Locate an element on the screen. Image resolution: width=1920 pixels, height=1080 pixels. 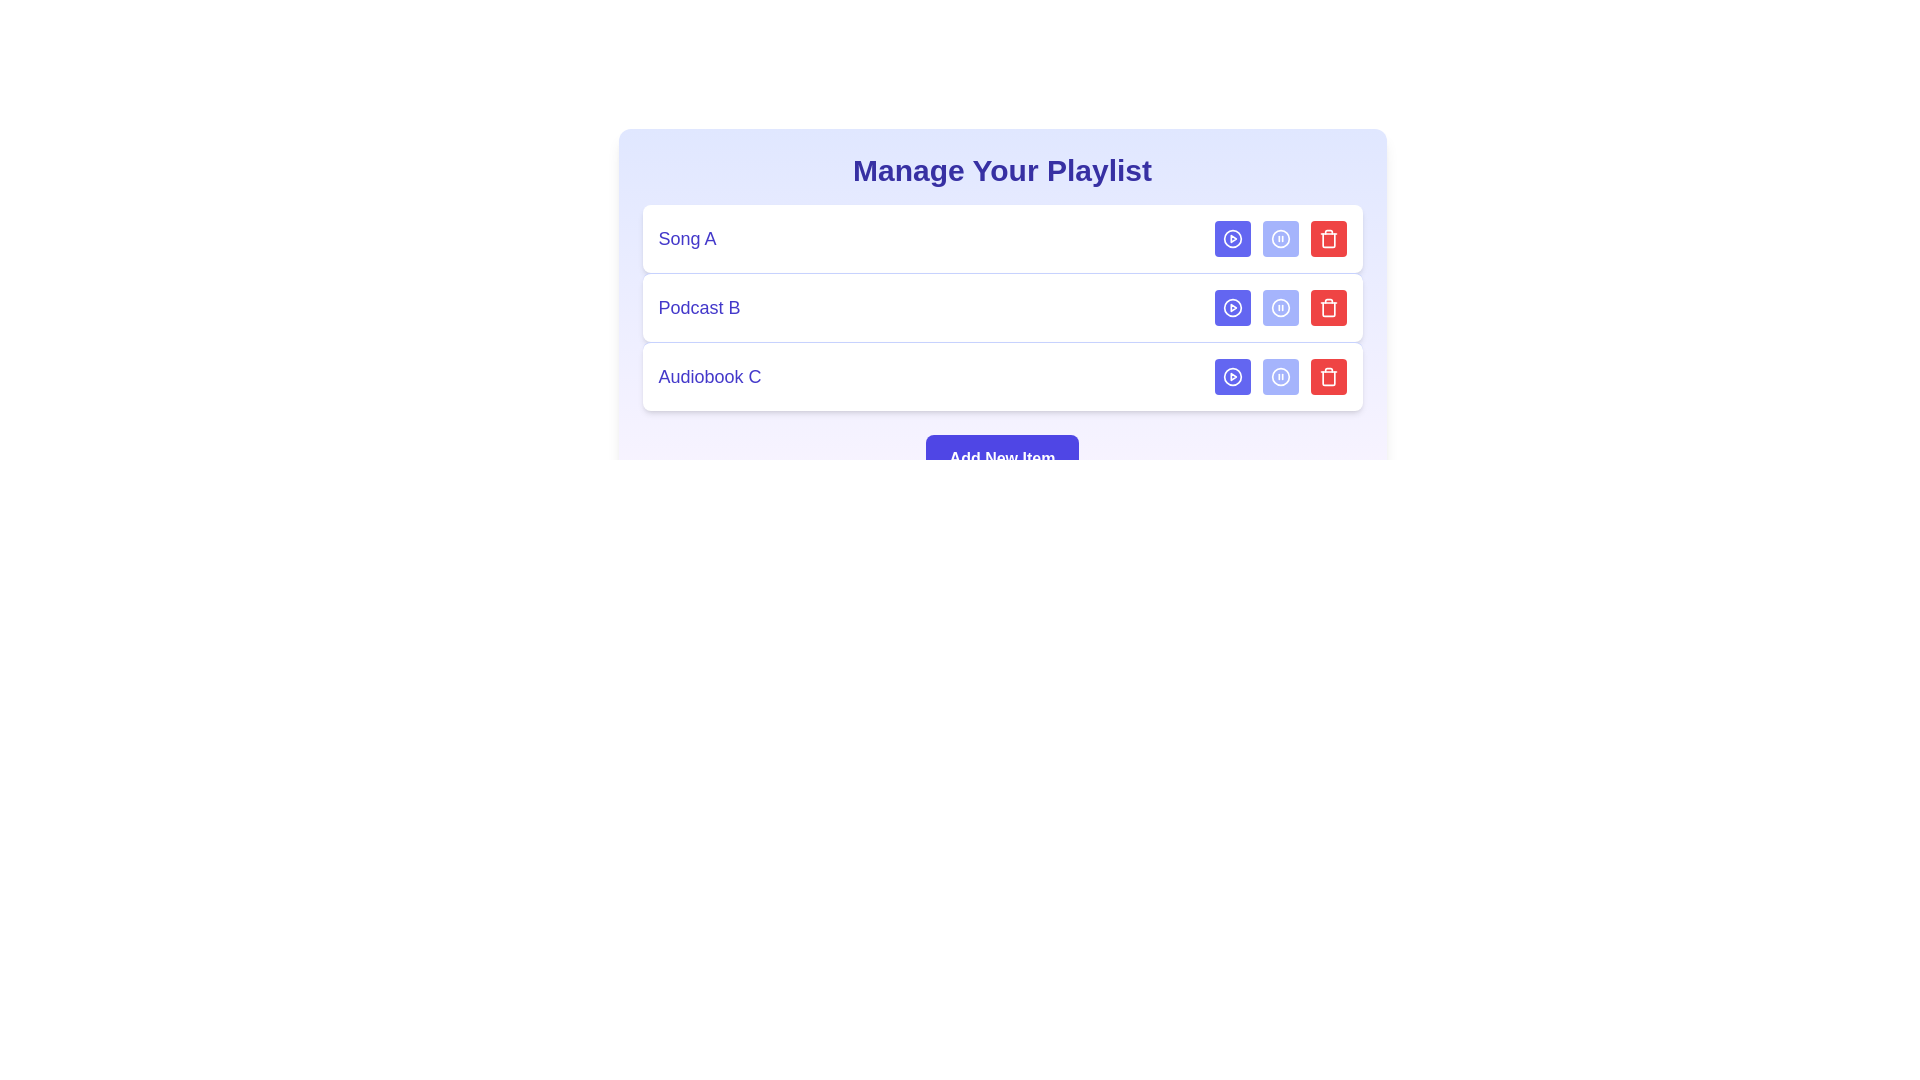
the media item named Podcast B is located at coordinates (1002, 307).